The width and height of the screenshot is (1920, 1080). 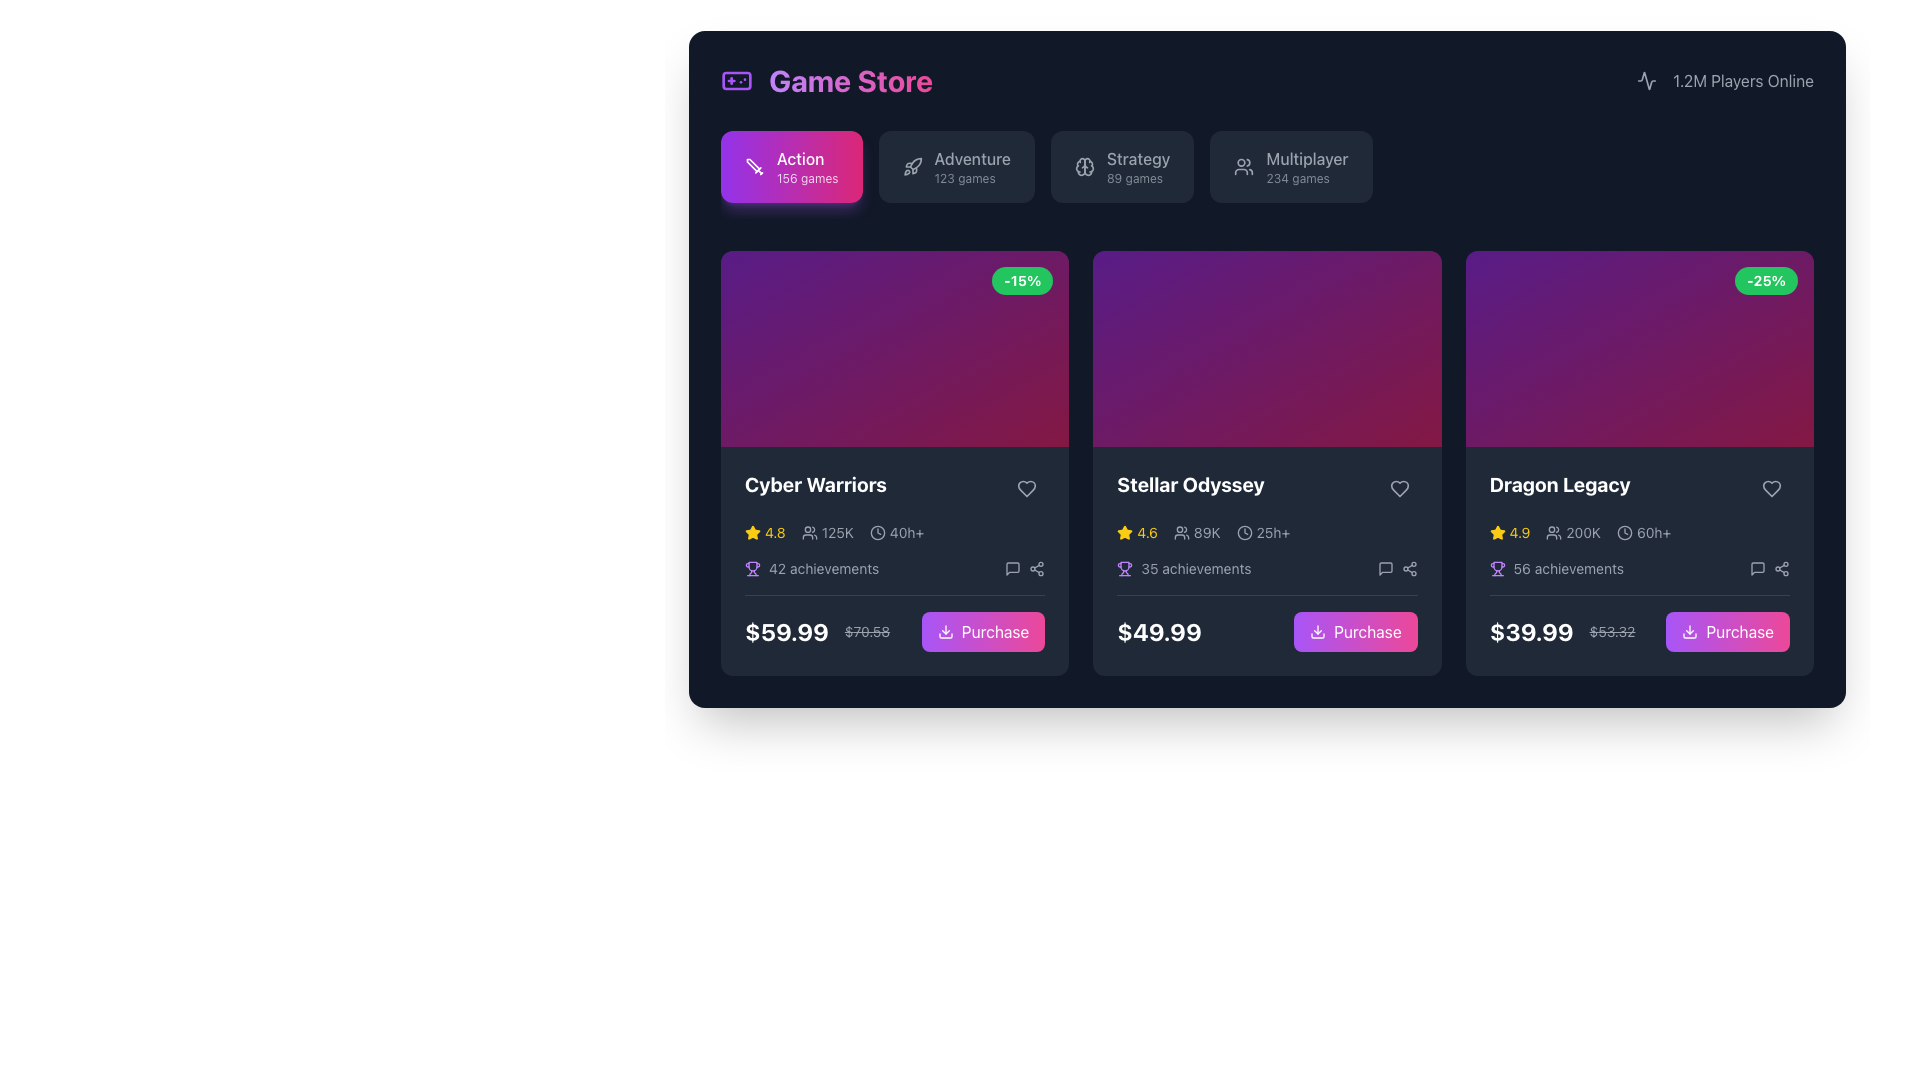 What do you see at coordinates (1013, 568) in the screenshot?
I see `the comment bubble icon located in the bottom-right corner of the 'Cyber Warriors' game card` at bounding box center [1013, 568].